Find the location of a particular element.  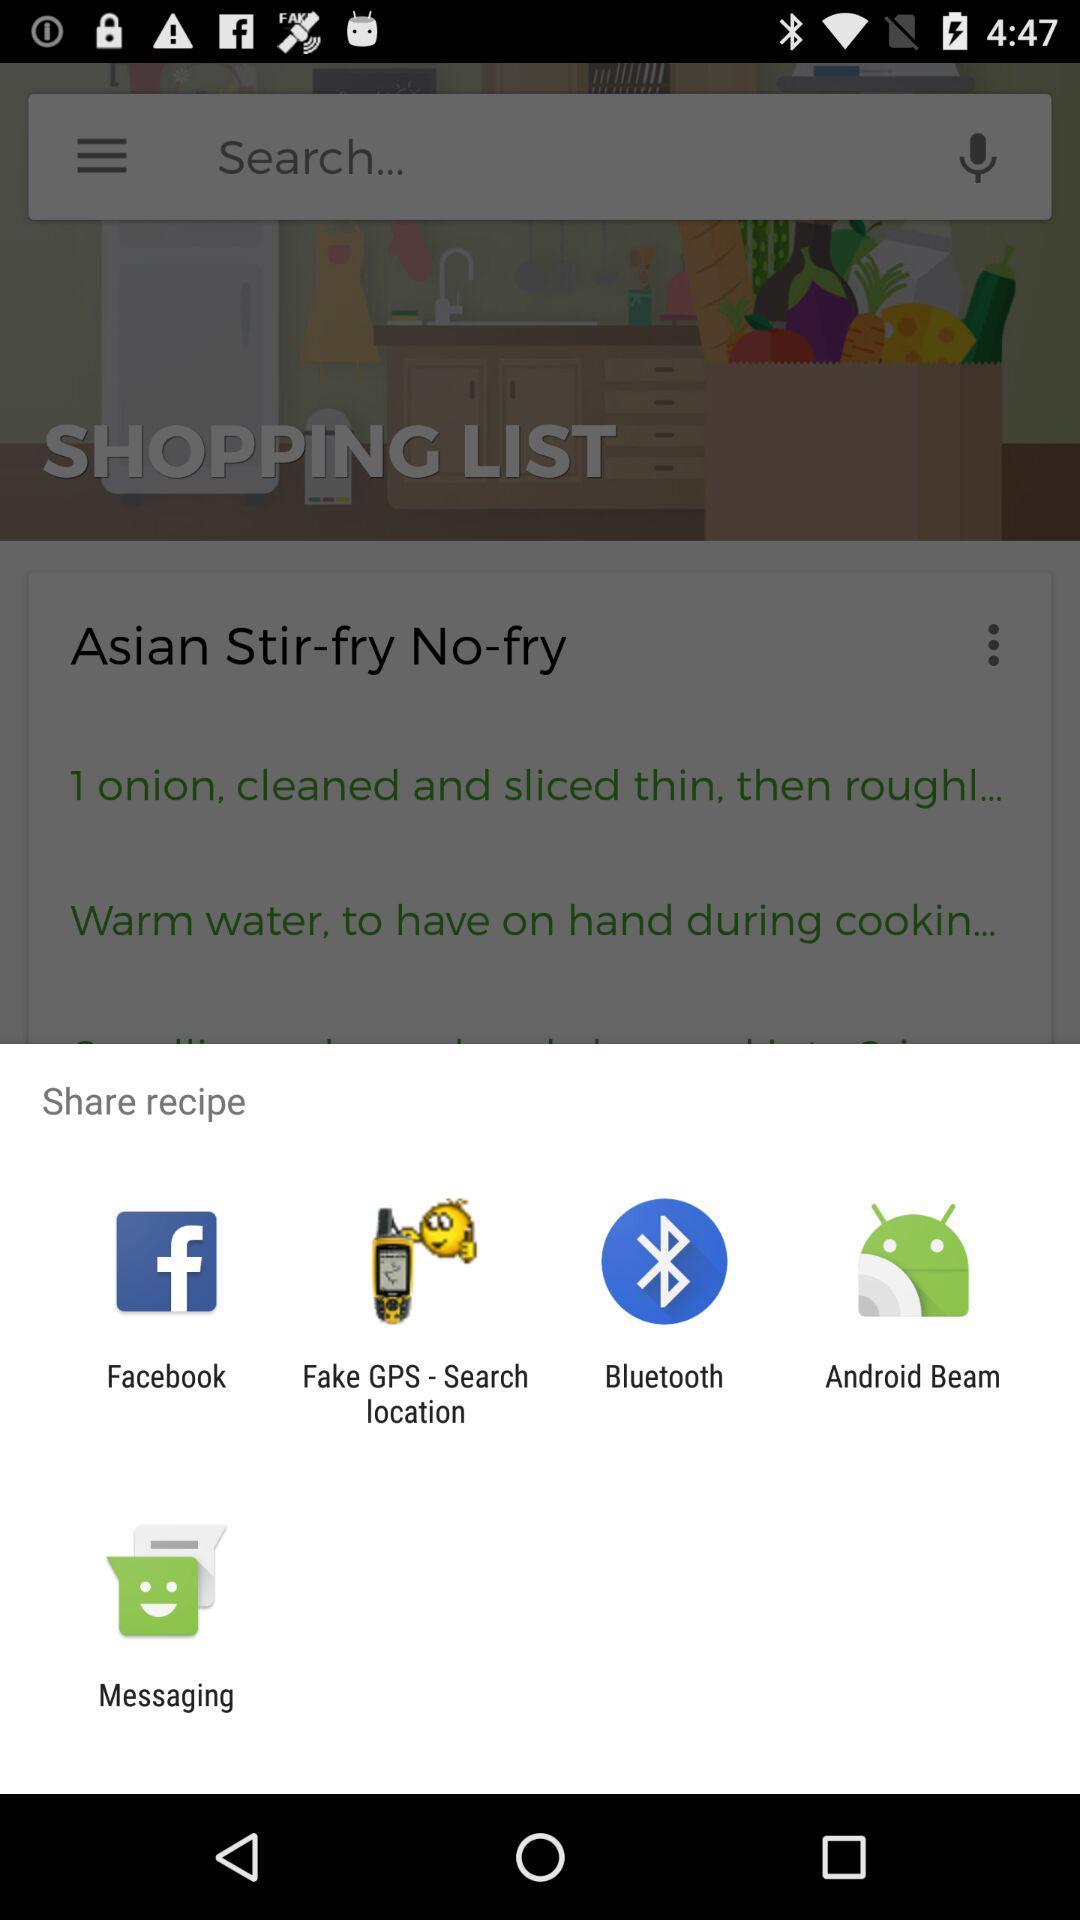

item next to fake gps search item is located at coordinates (165, 1392).